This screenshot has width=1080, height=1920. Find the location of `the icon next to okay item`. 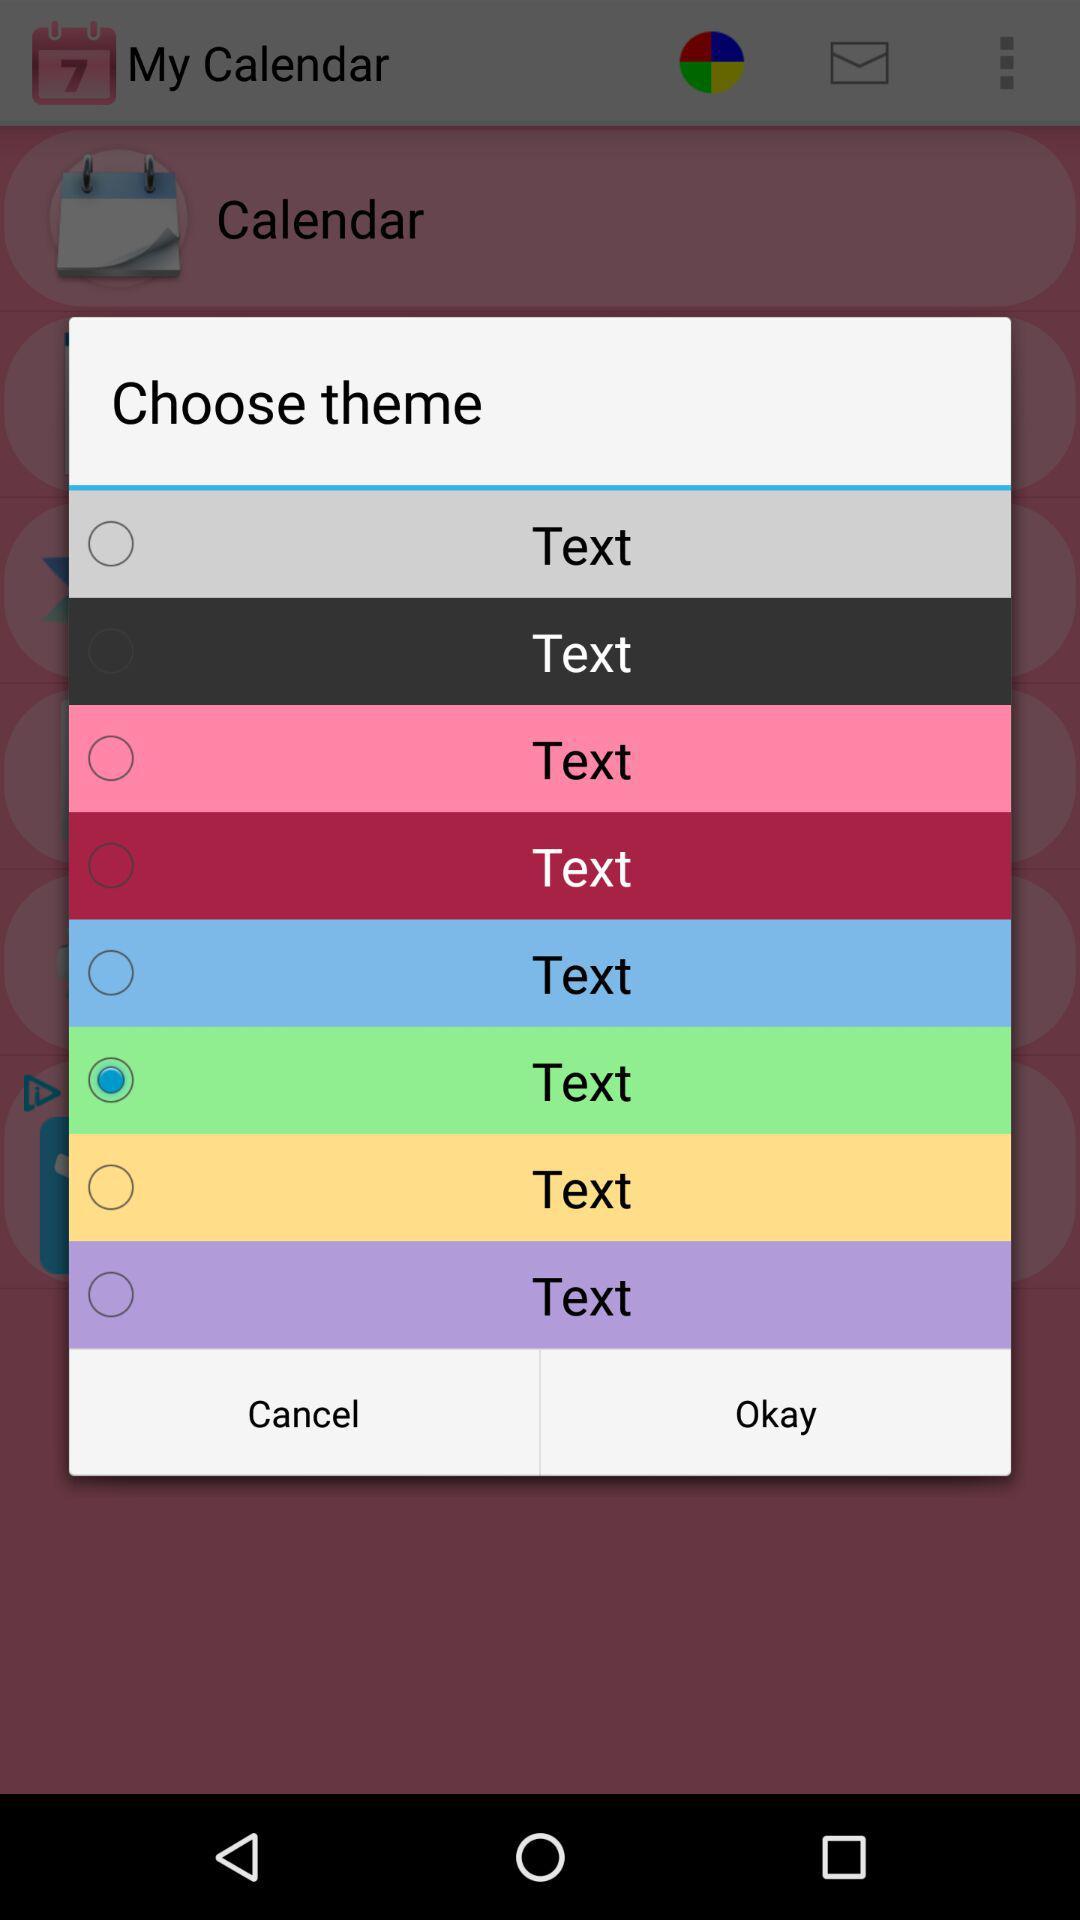

the icon next to okay item is located at coordinates (304, 1411).